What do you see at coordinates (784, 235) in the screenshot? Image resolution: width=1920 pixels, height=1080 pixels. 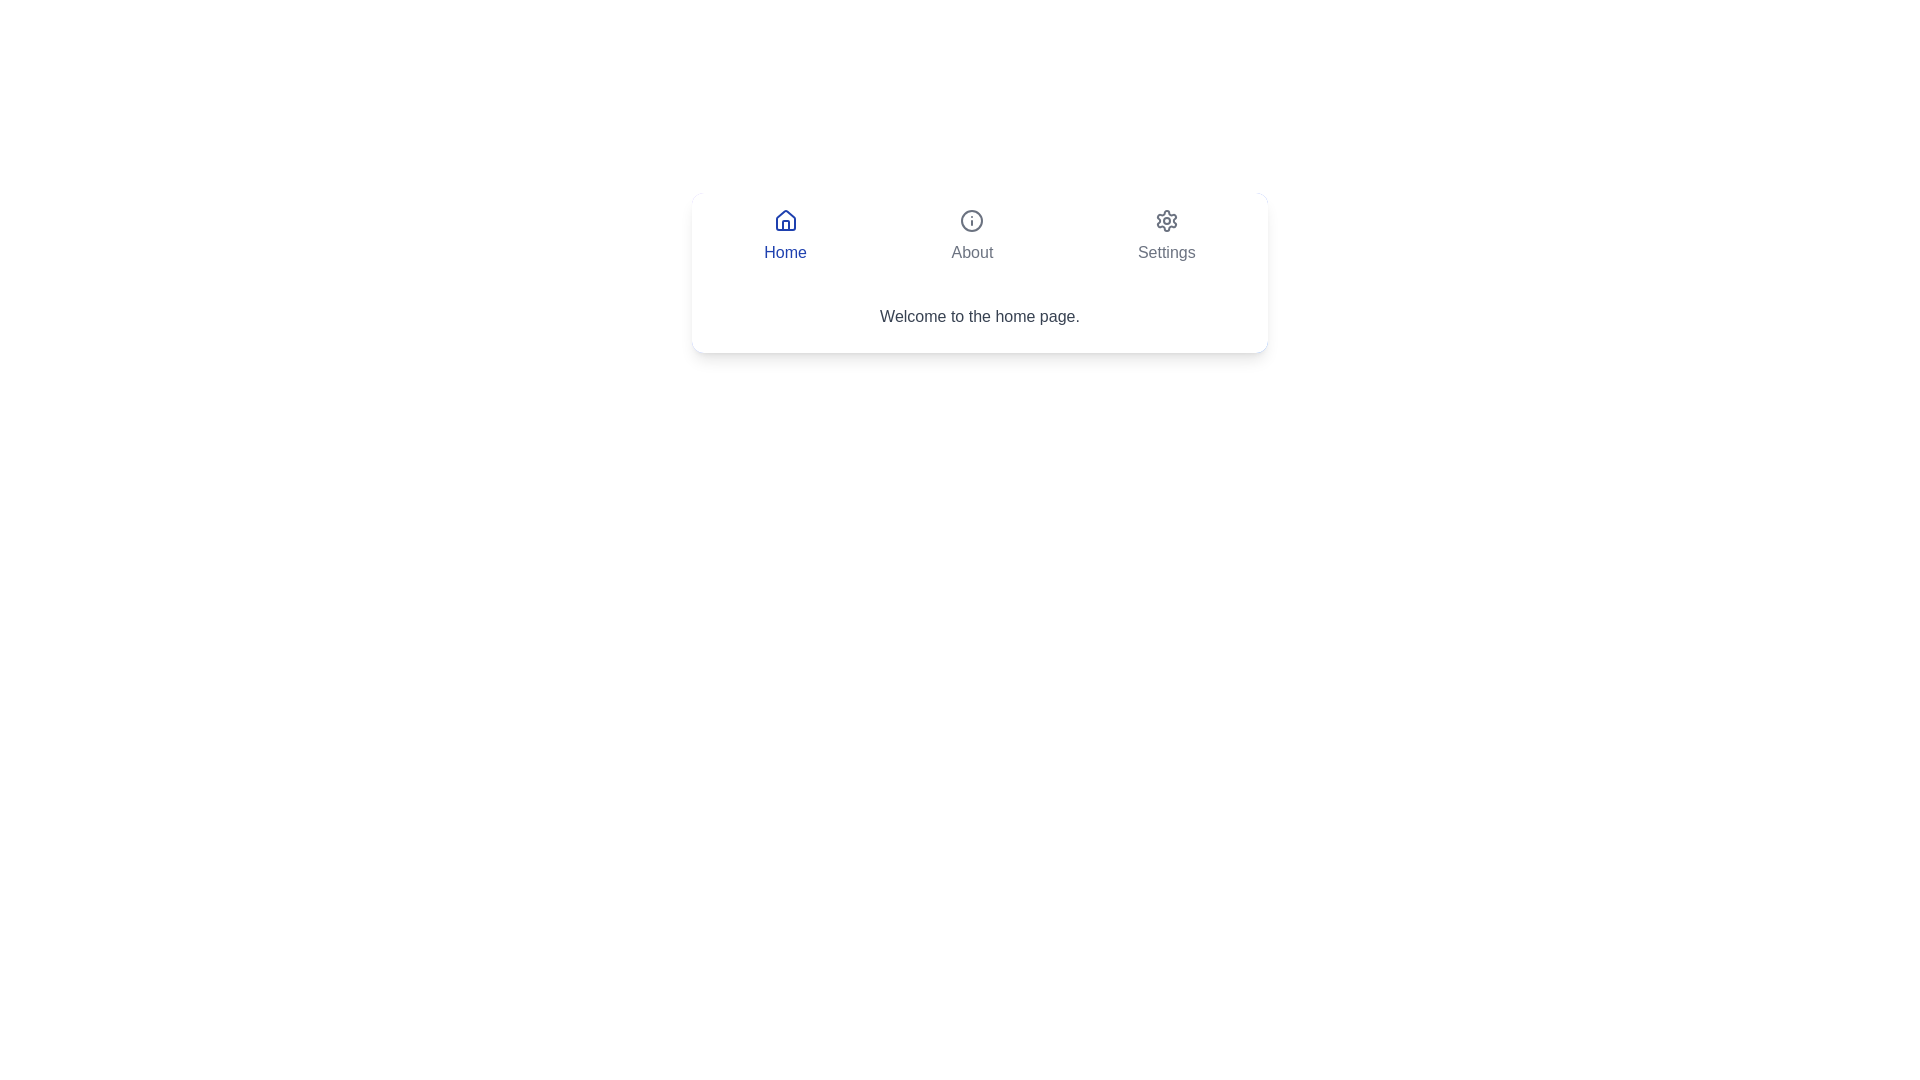 I see `the Home tab by clicking its button` at bounding box center [784, 235].